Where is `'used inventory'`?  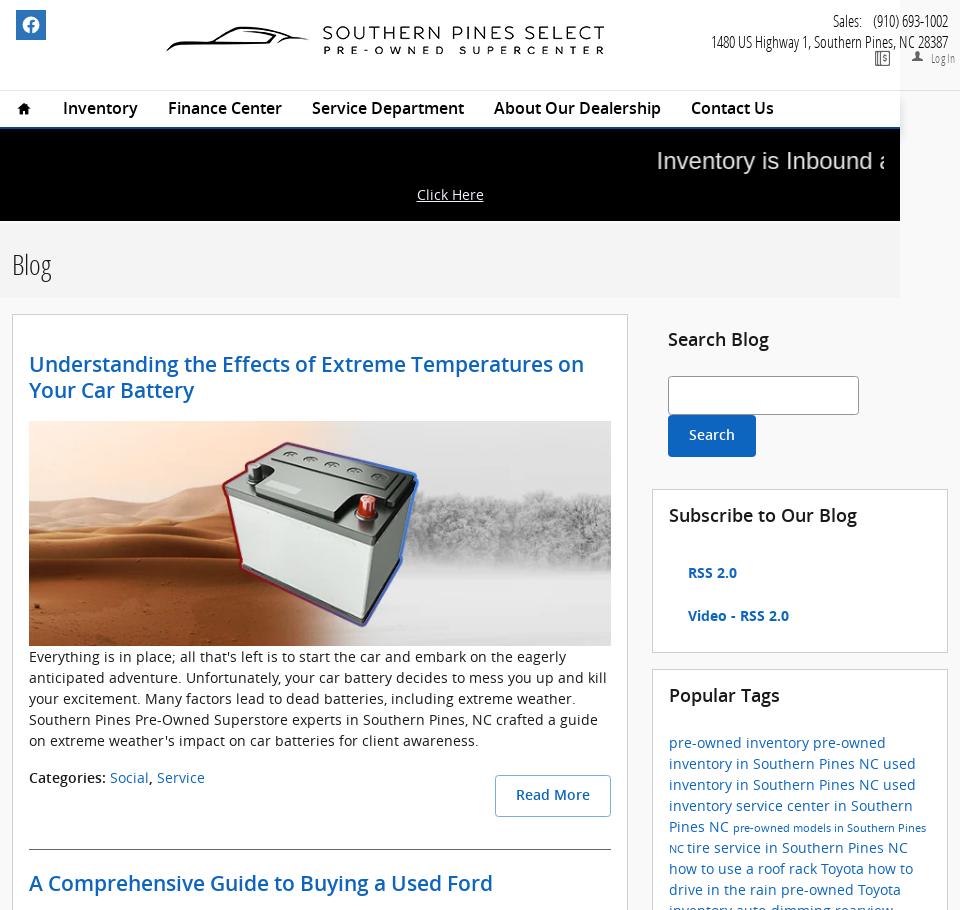 'used inventory' is located at coordinates (792, 792).